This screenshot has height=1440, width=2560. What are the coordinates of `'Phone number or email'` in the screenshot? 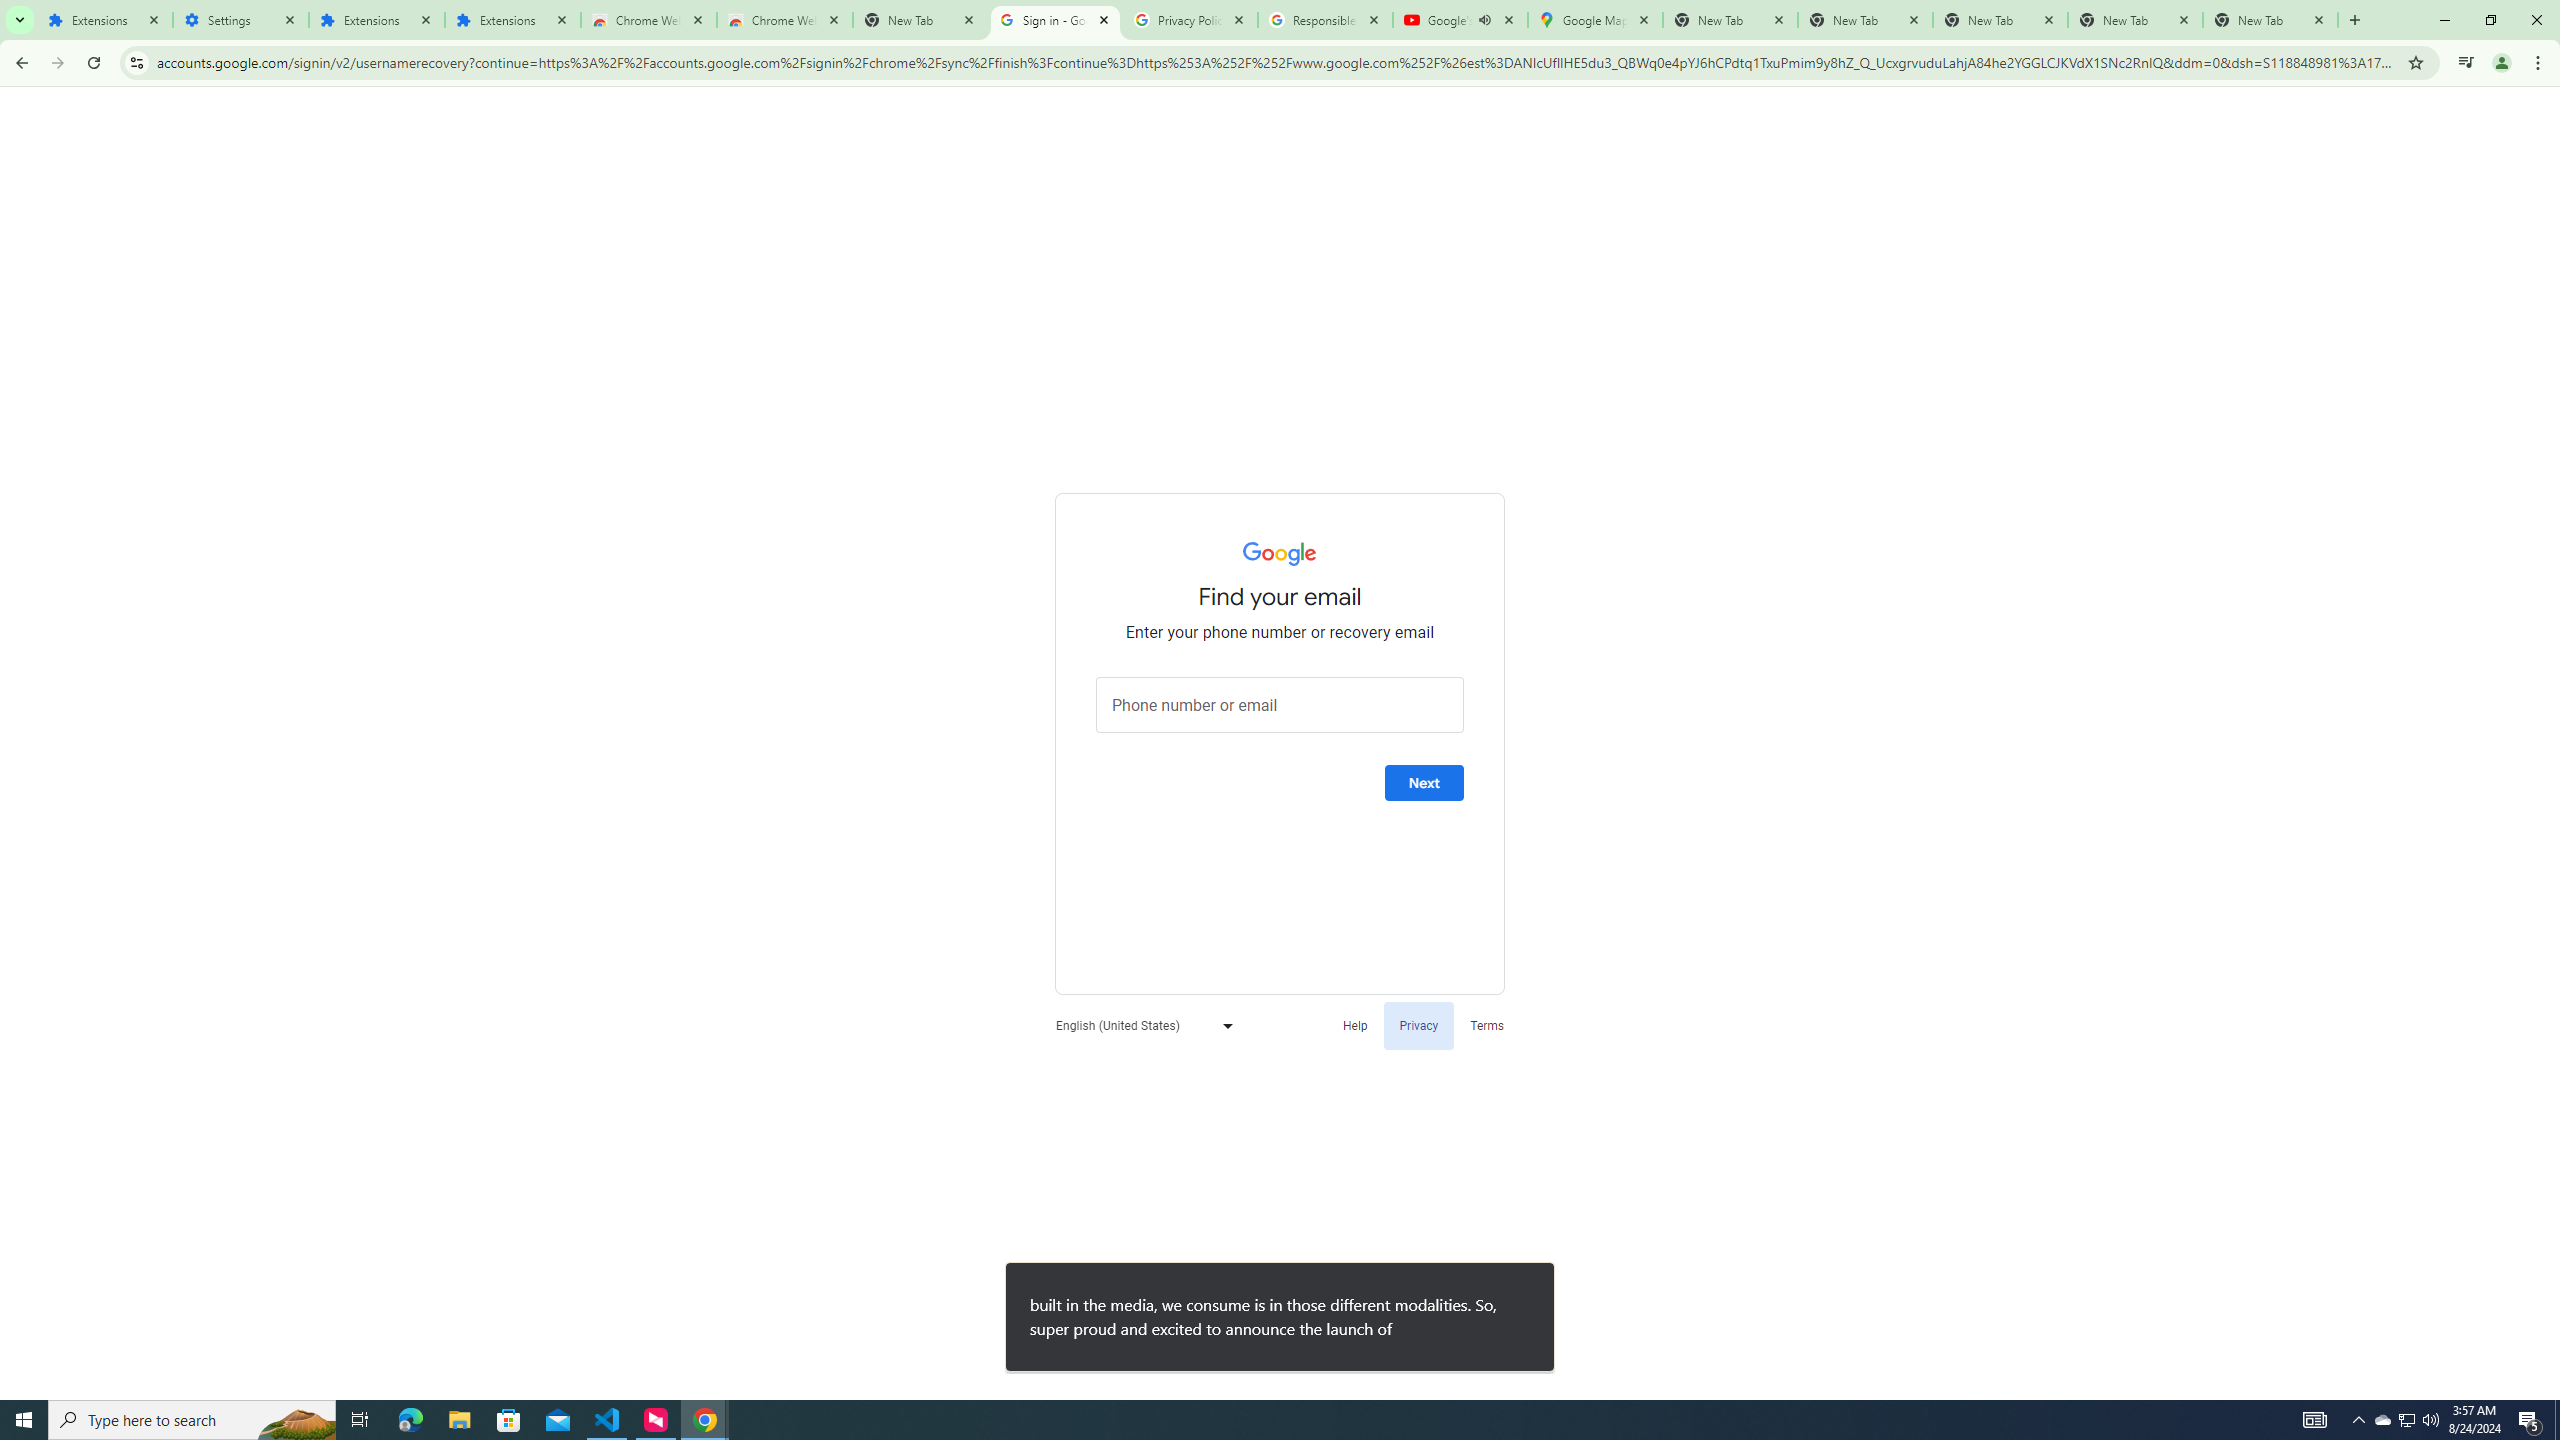 It's located at (1280, 704).